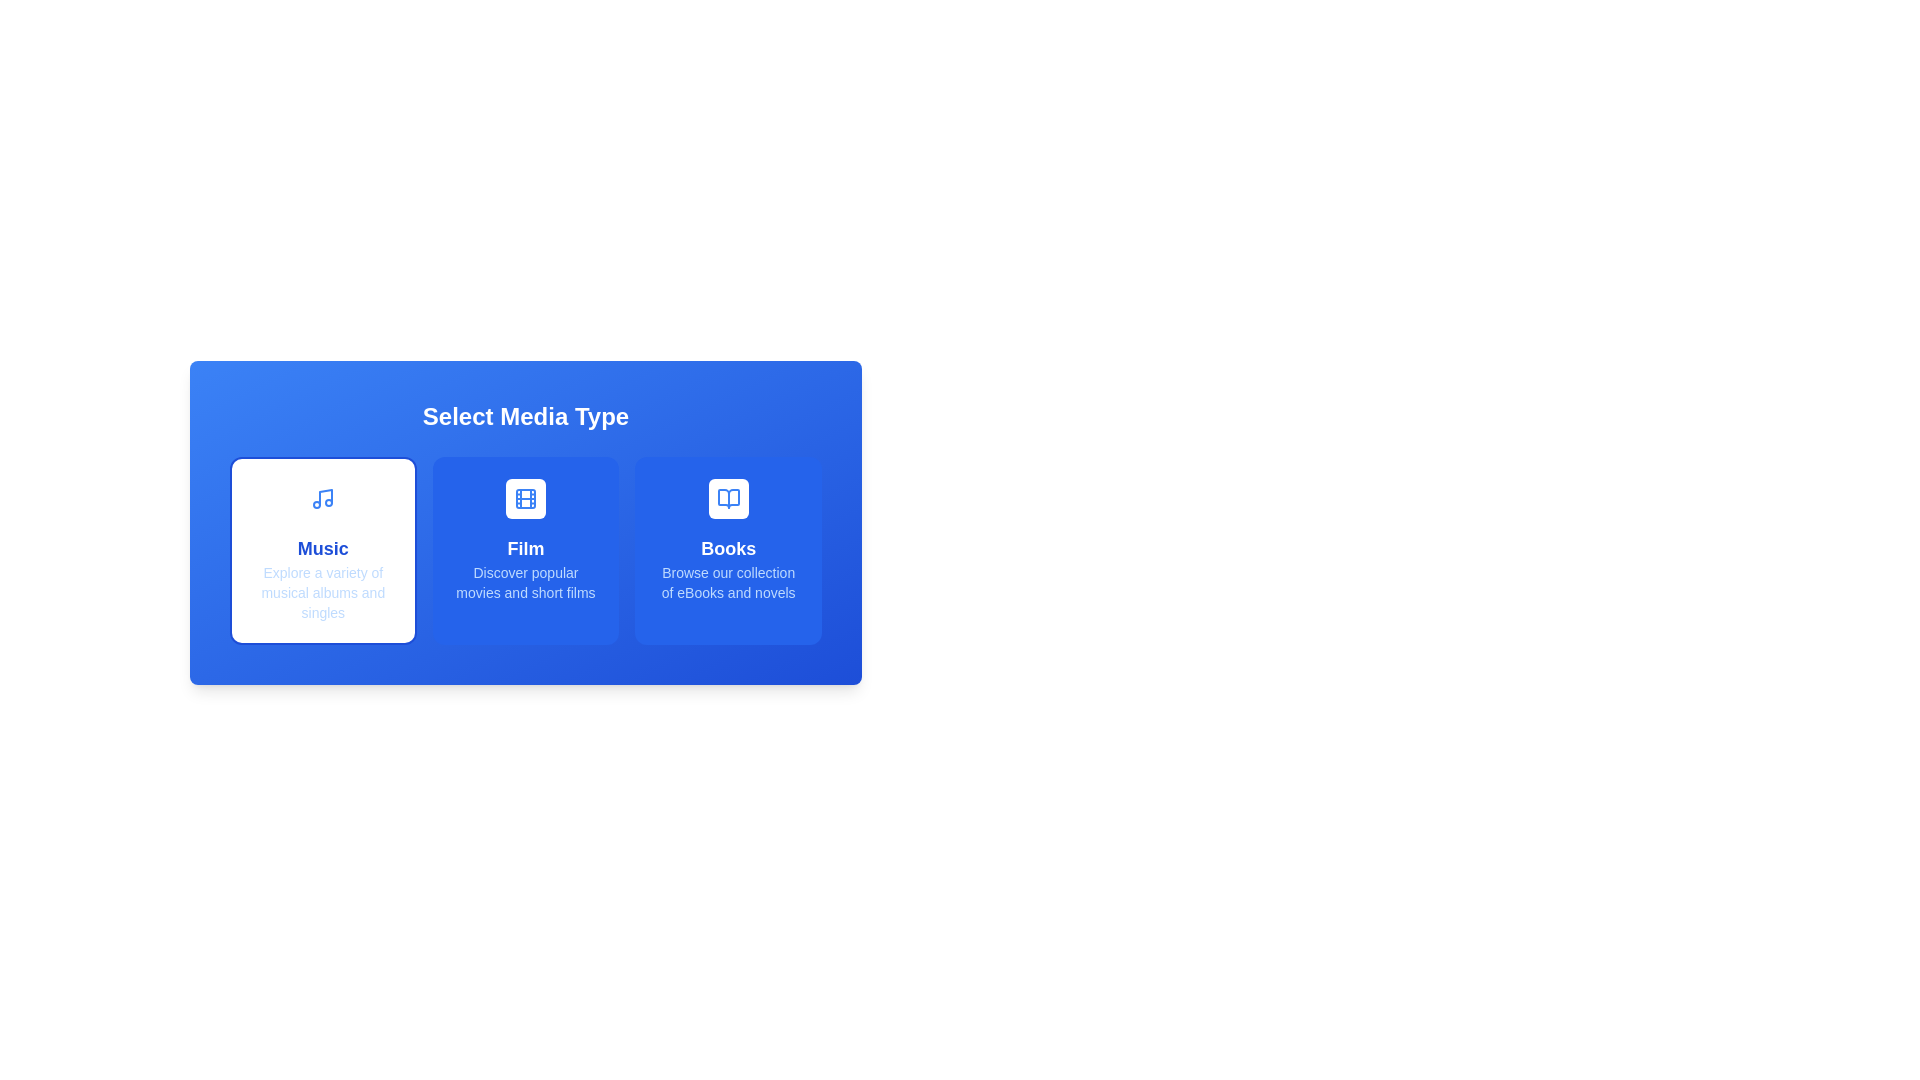  What do you see at coordinates (525, 497) in the screenshot?
I see `the 'Film' selection button located in the middle column of the three-column input panel` at bounding box center [525, 497].